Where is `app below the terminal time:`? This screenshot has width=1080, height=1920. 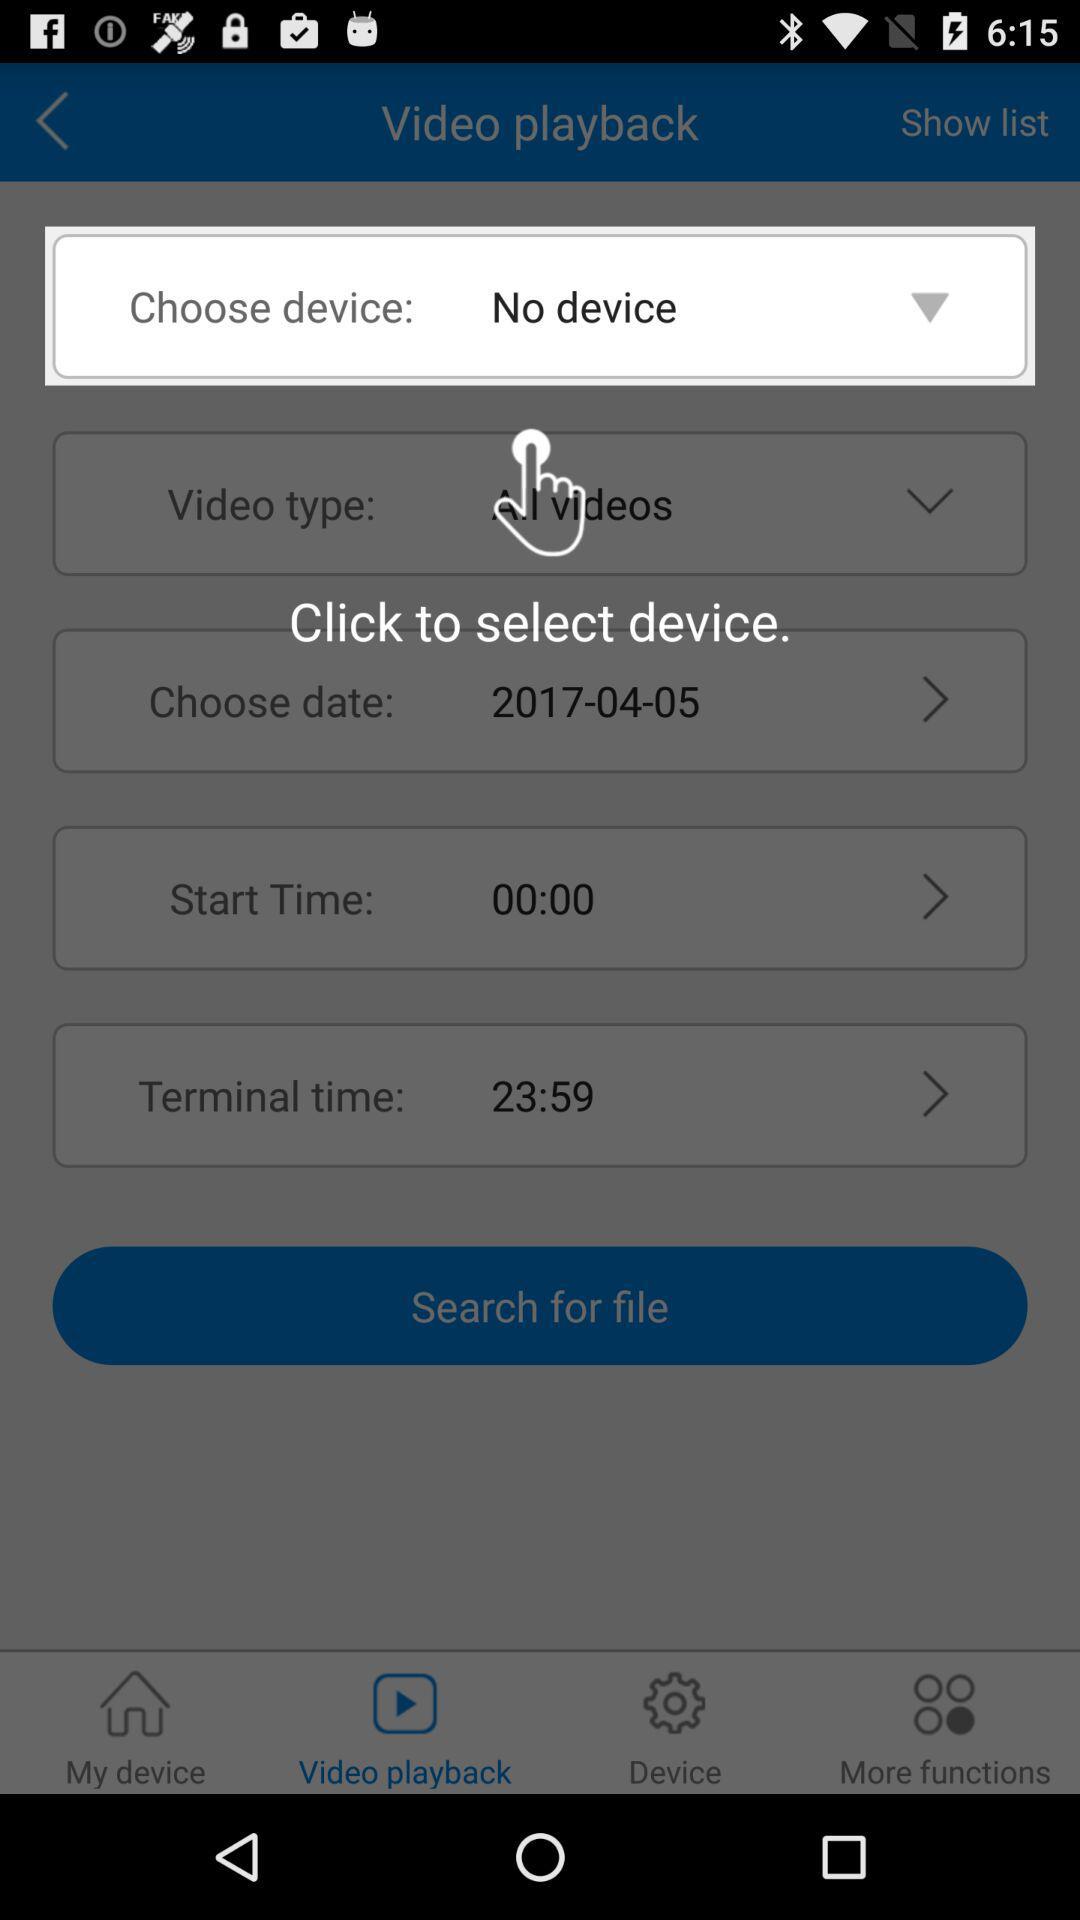
app below the terminal time: is located at coordinates (540, 1305).